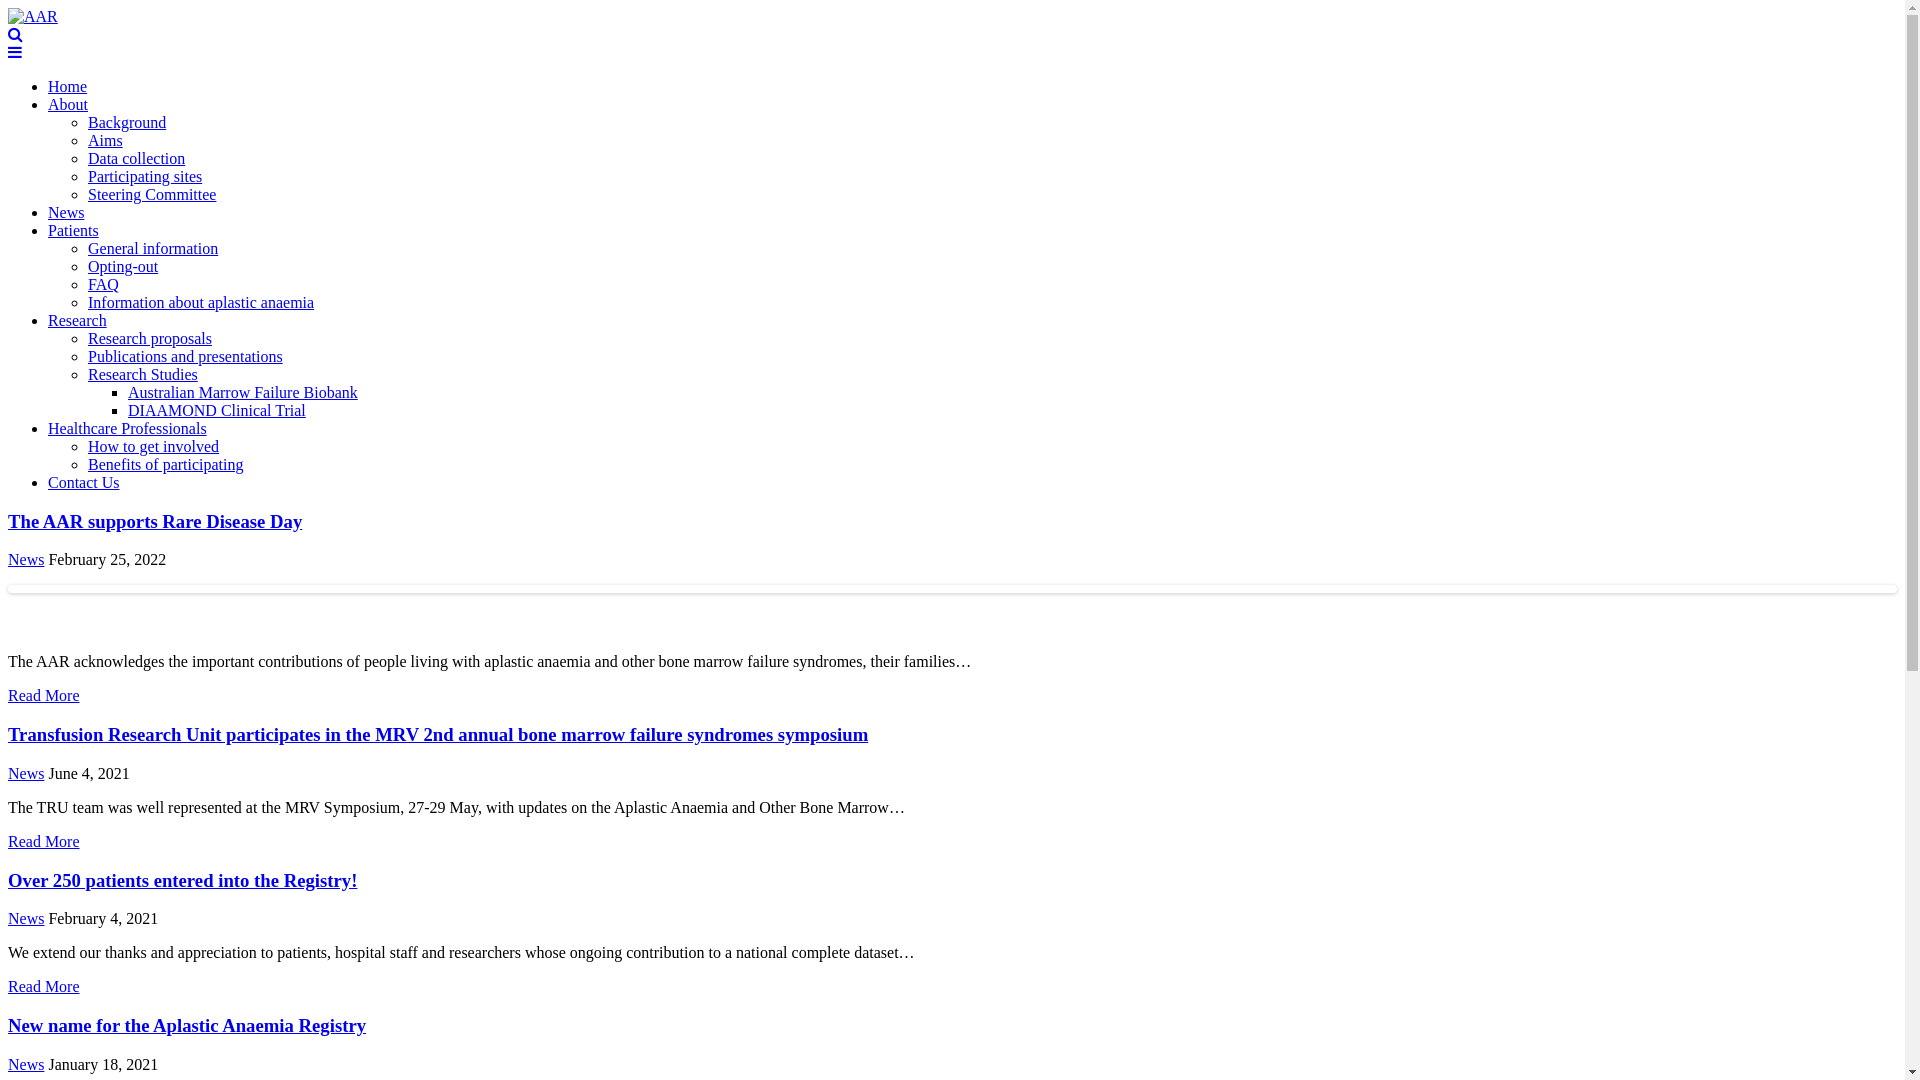  Describe the element at coordinates (77, 319) in the screenshot. I see `'Research'` at that location.